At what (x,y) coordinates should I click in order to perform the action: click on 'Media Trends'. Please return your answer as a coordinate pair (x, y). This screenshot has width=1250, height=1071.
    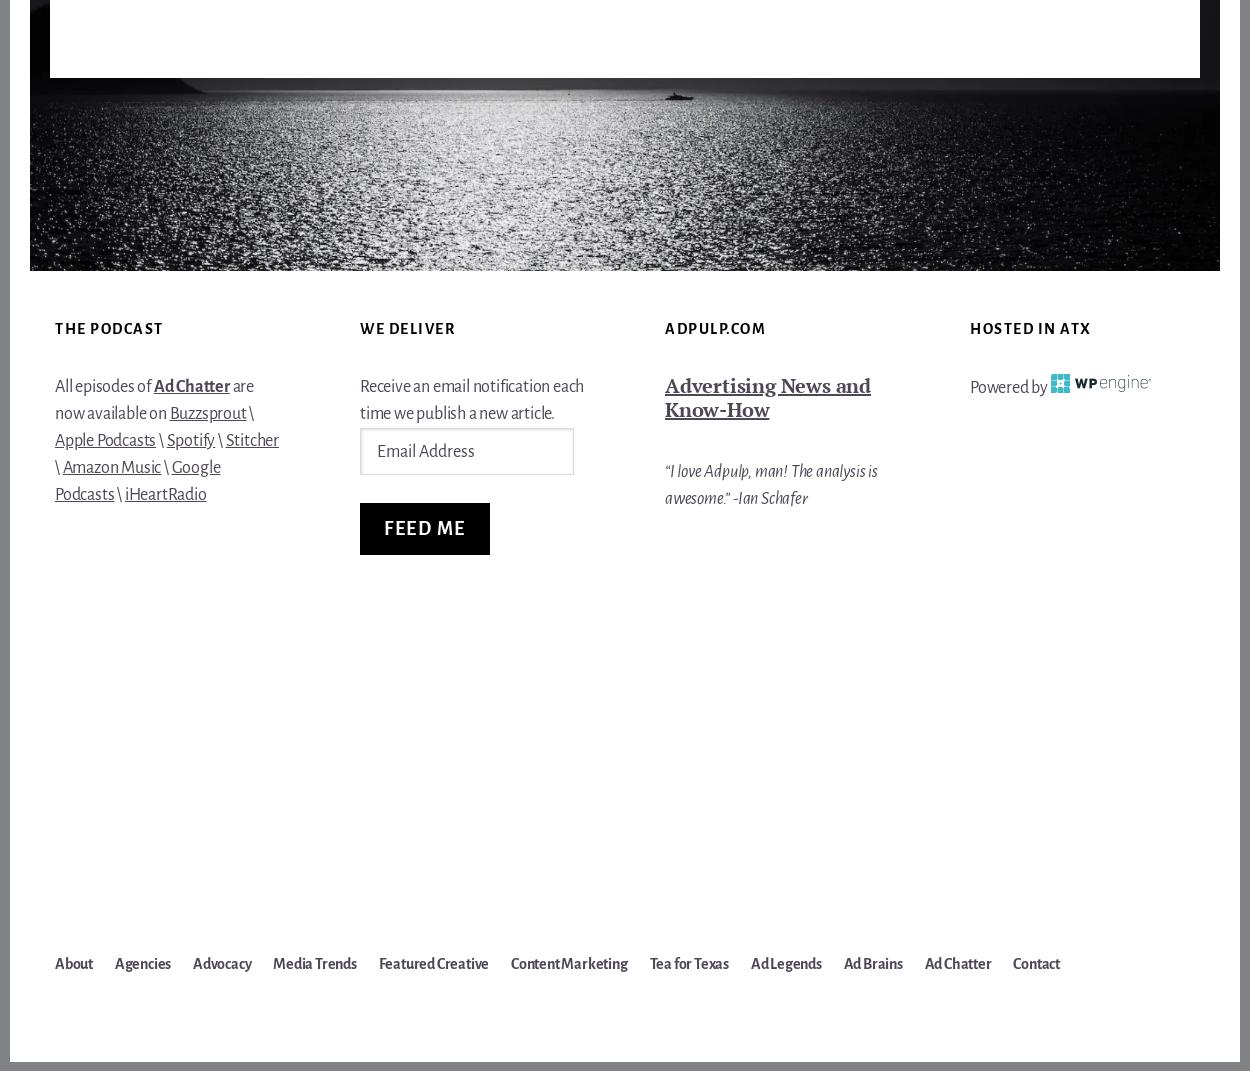
    Looking at the image, I should click on (313, 963).